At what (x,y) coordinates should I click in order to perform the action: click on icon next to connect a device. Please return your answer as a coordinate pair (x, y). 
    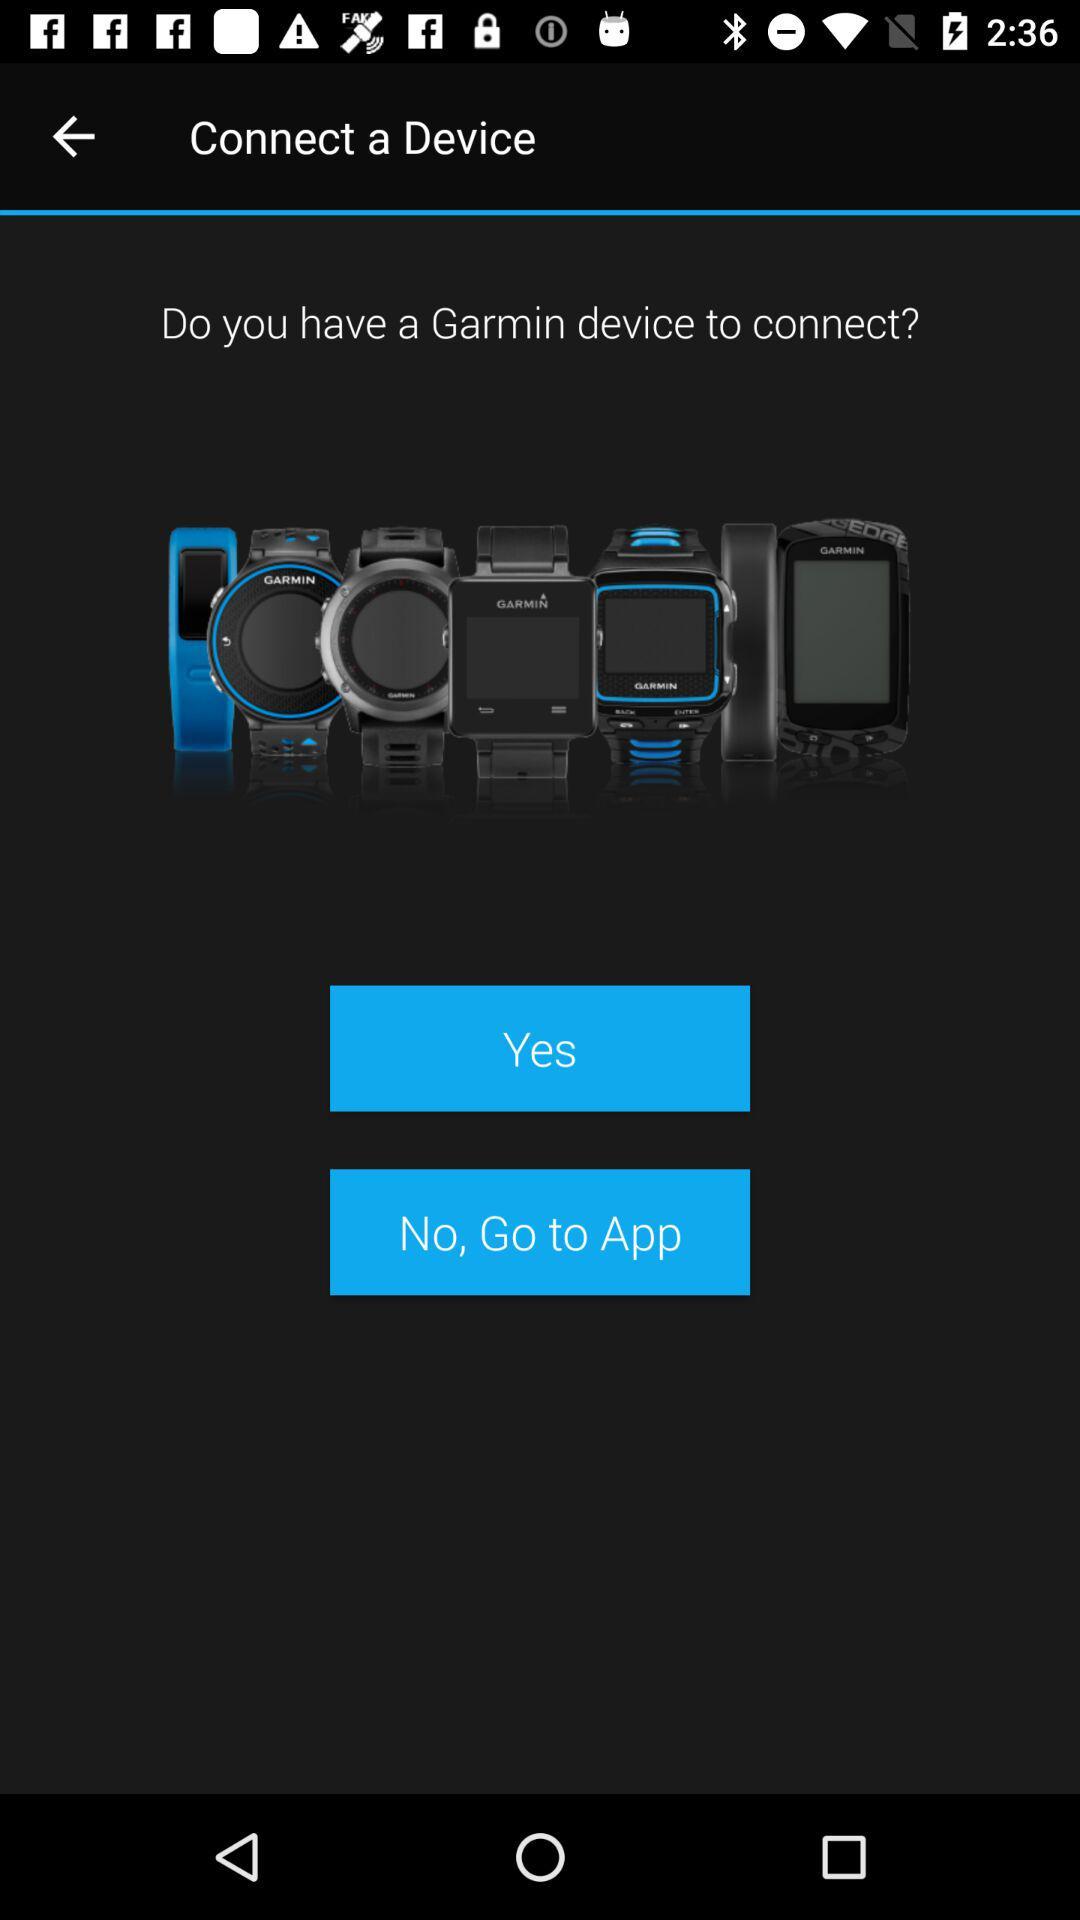
    Looking at the image, I should click on (72, 135).